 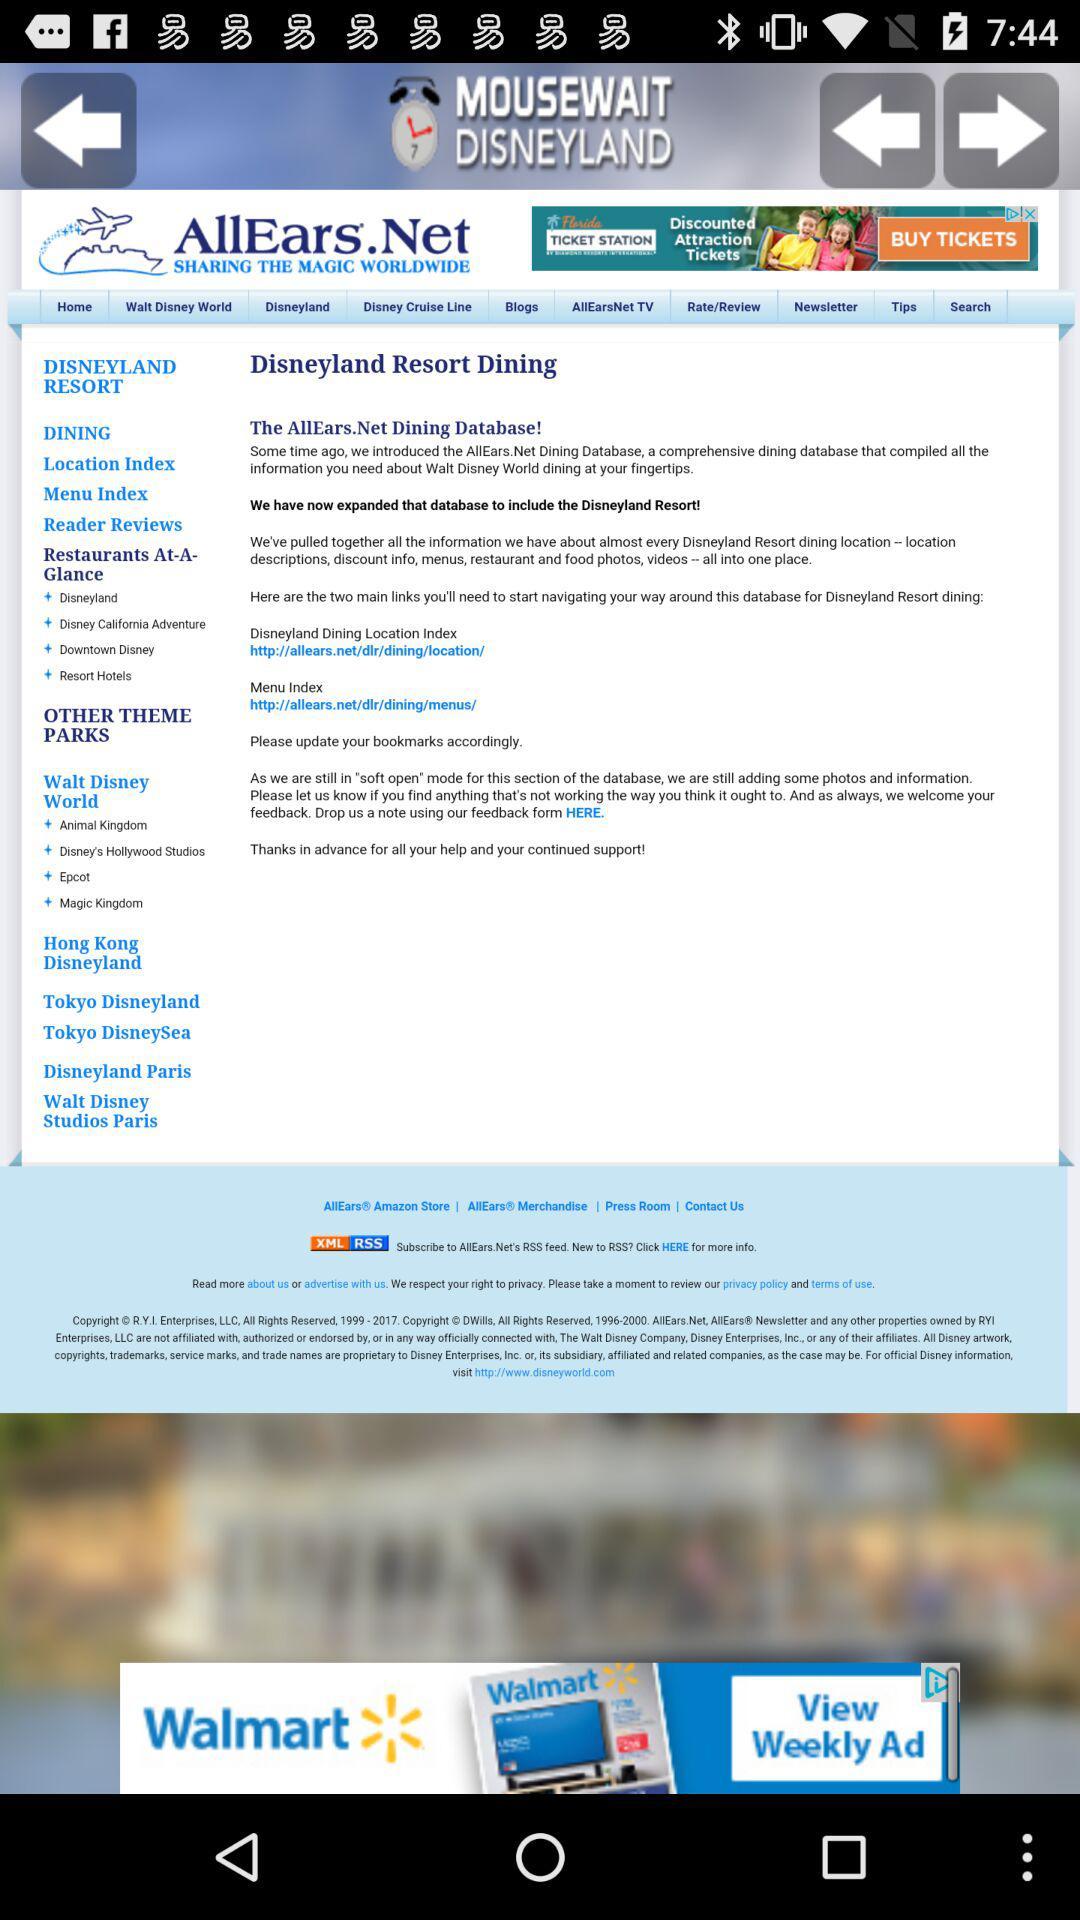 What do you see at coordinates (540, 1727) in the screenshot?
I see `see advertisement` at bounding box center [540, 1727].